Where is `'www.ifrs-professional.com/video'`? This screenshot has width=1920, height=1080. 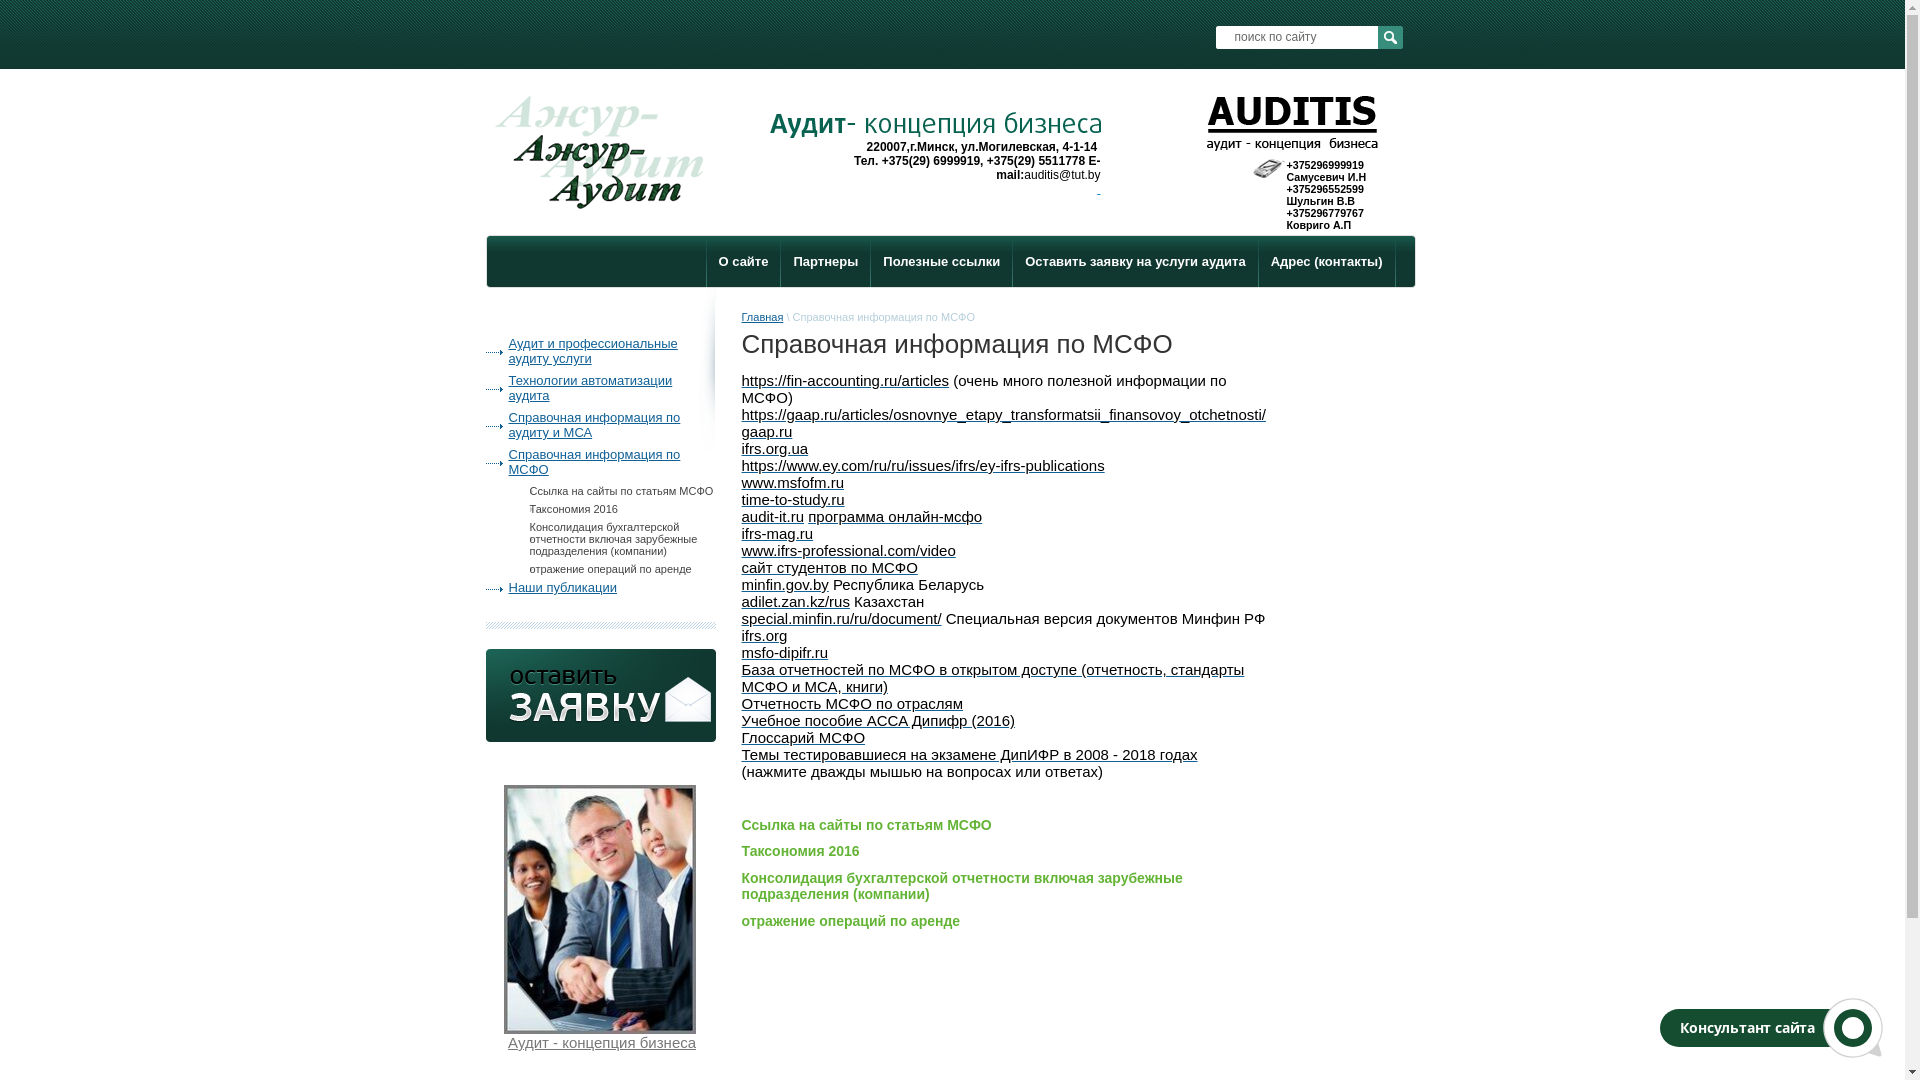
'www.ifrs-professional.com/video' is located at coordinates (849, 550).